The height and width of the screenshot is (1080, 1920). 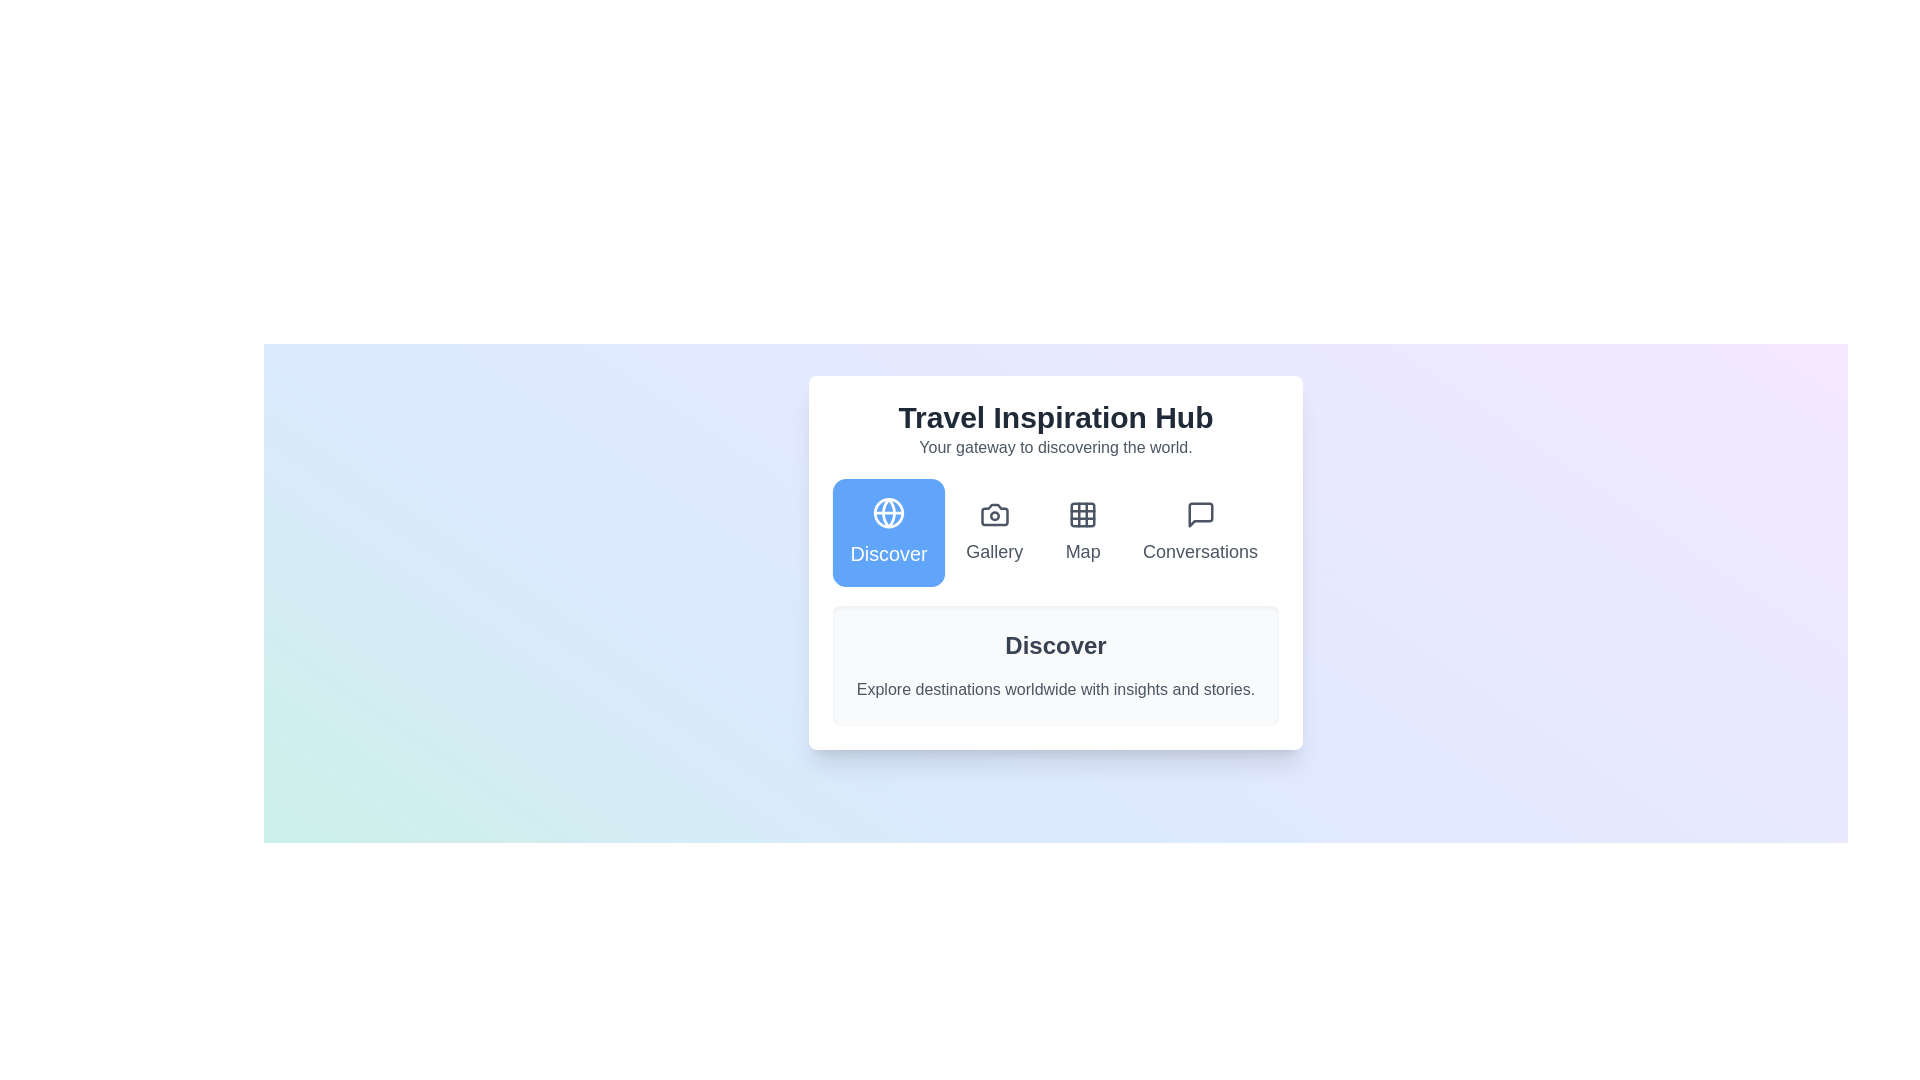 I want to click on the top-left square icon in the 3x3 grid layout, which is styled with a plain design and has rounded corners, so click(x=1082, y=514).